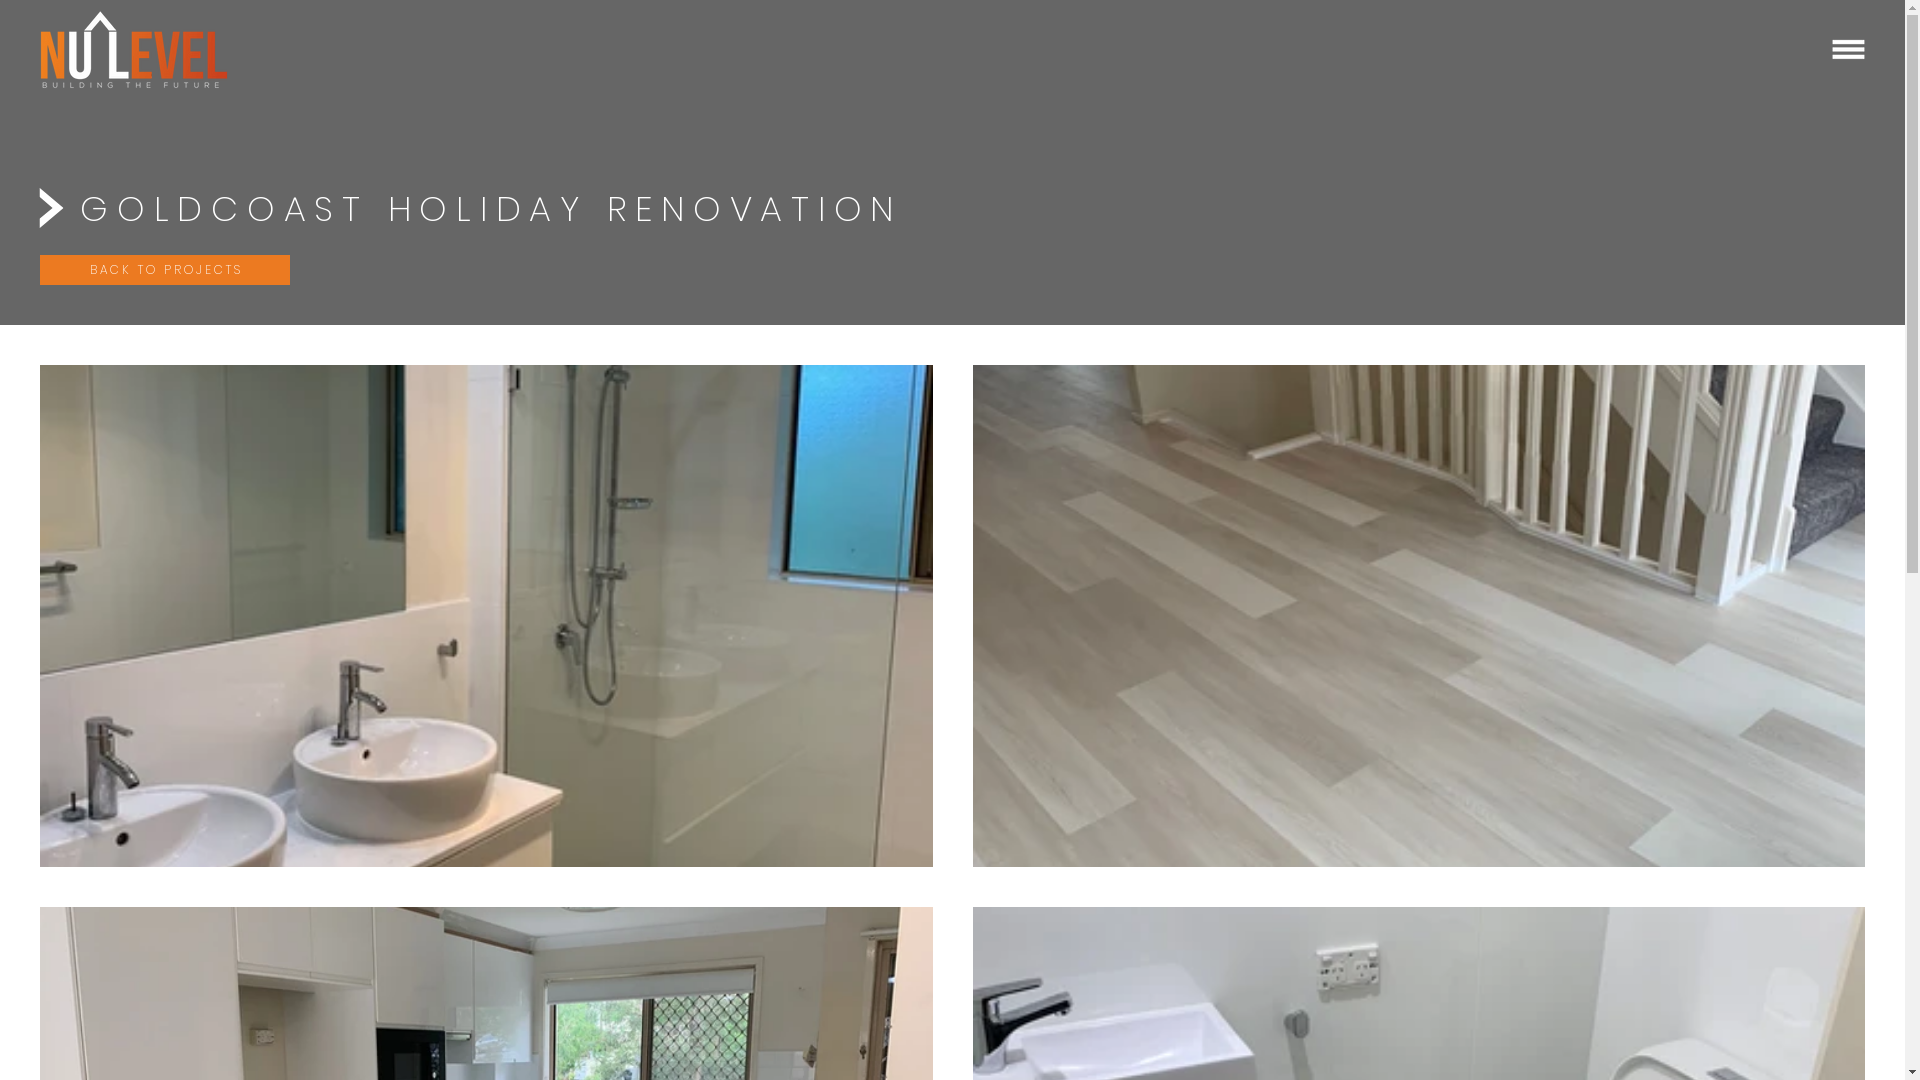 The image size is (1920, 1080). Describe the element at coordinates (164, 270) in the screenshot. I see `'B A C K   T O   P R O J E C T S'` at that location.